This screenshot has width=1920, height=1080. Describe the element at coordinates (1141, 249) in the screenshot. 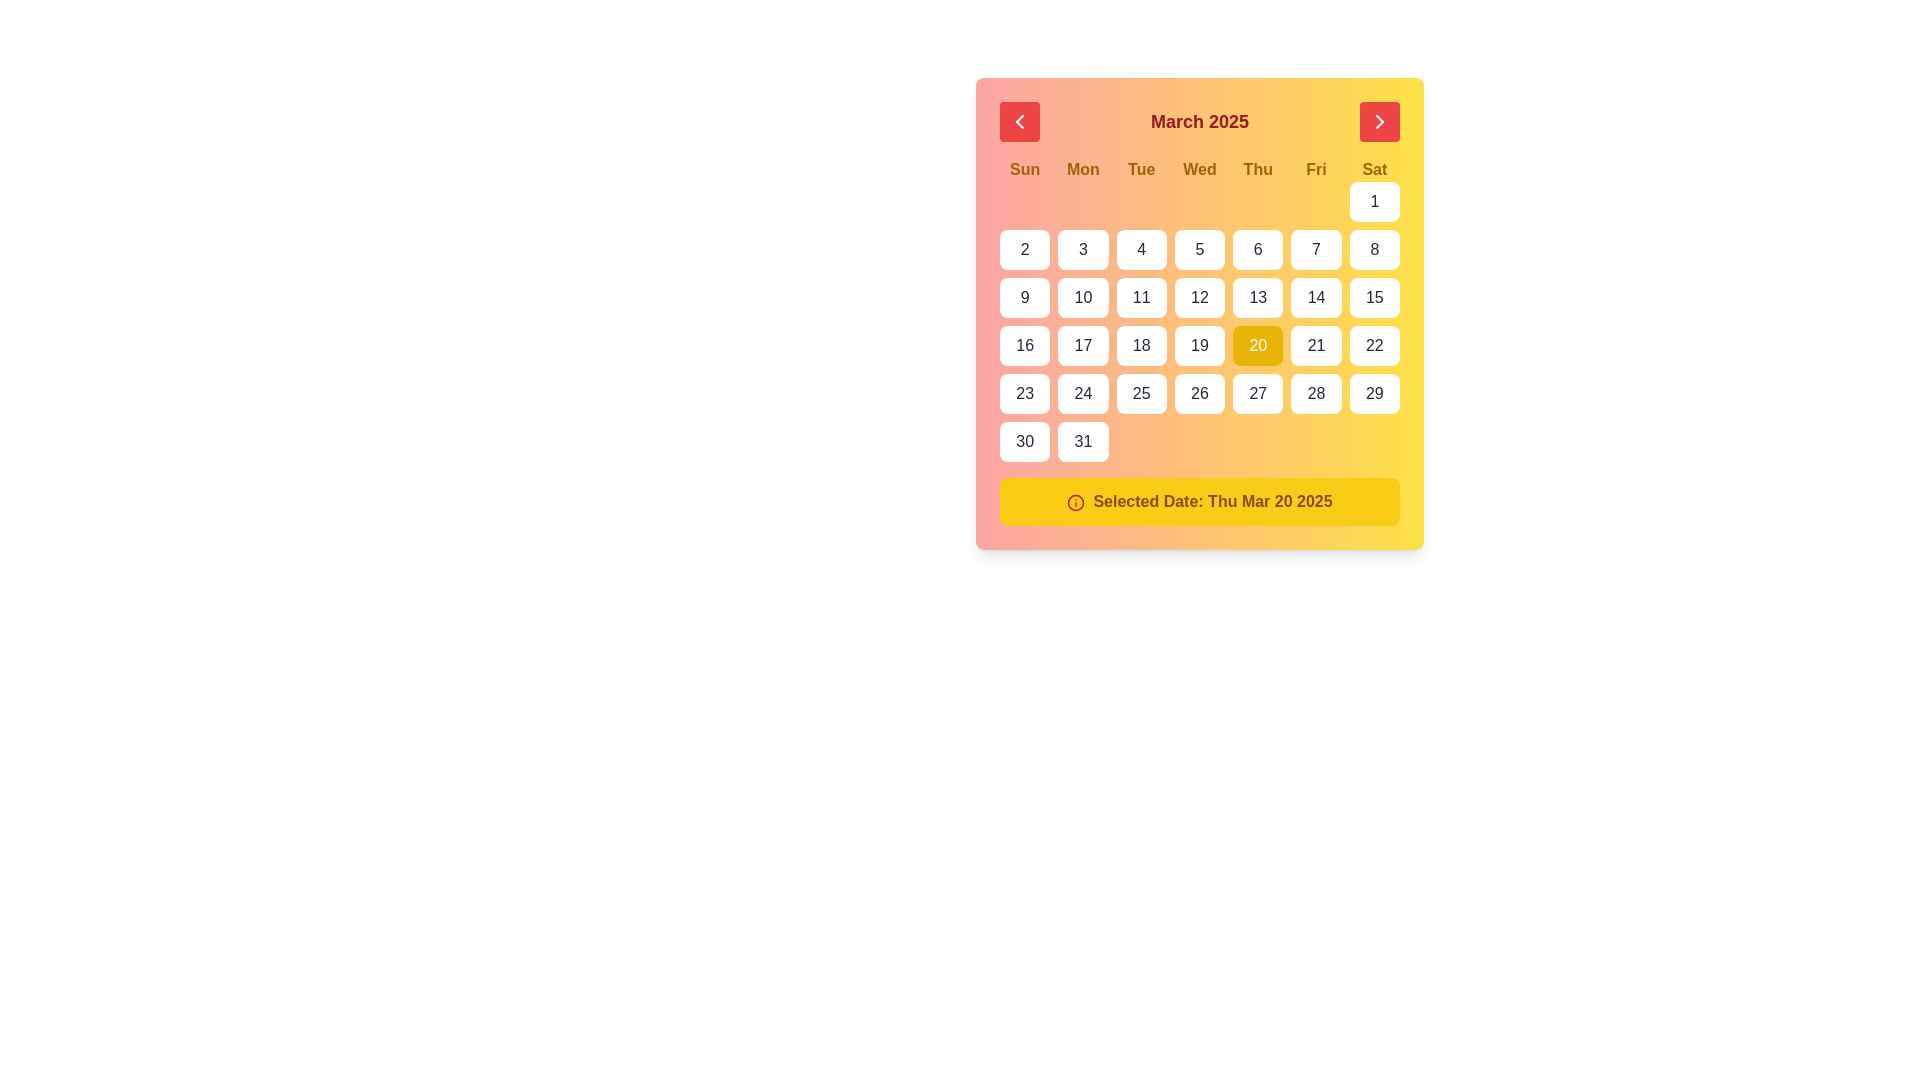

I see `the button displaying the number '4' in bold, dark font, located in the first row of date buttons in the calendar grid layout` at that location.